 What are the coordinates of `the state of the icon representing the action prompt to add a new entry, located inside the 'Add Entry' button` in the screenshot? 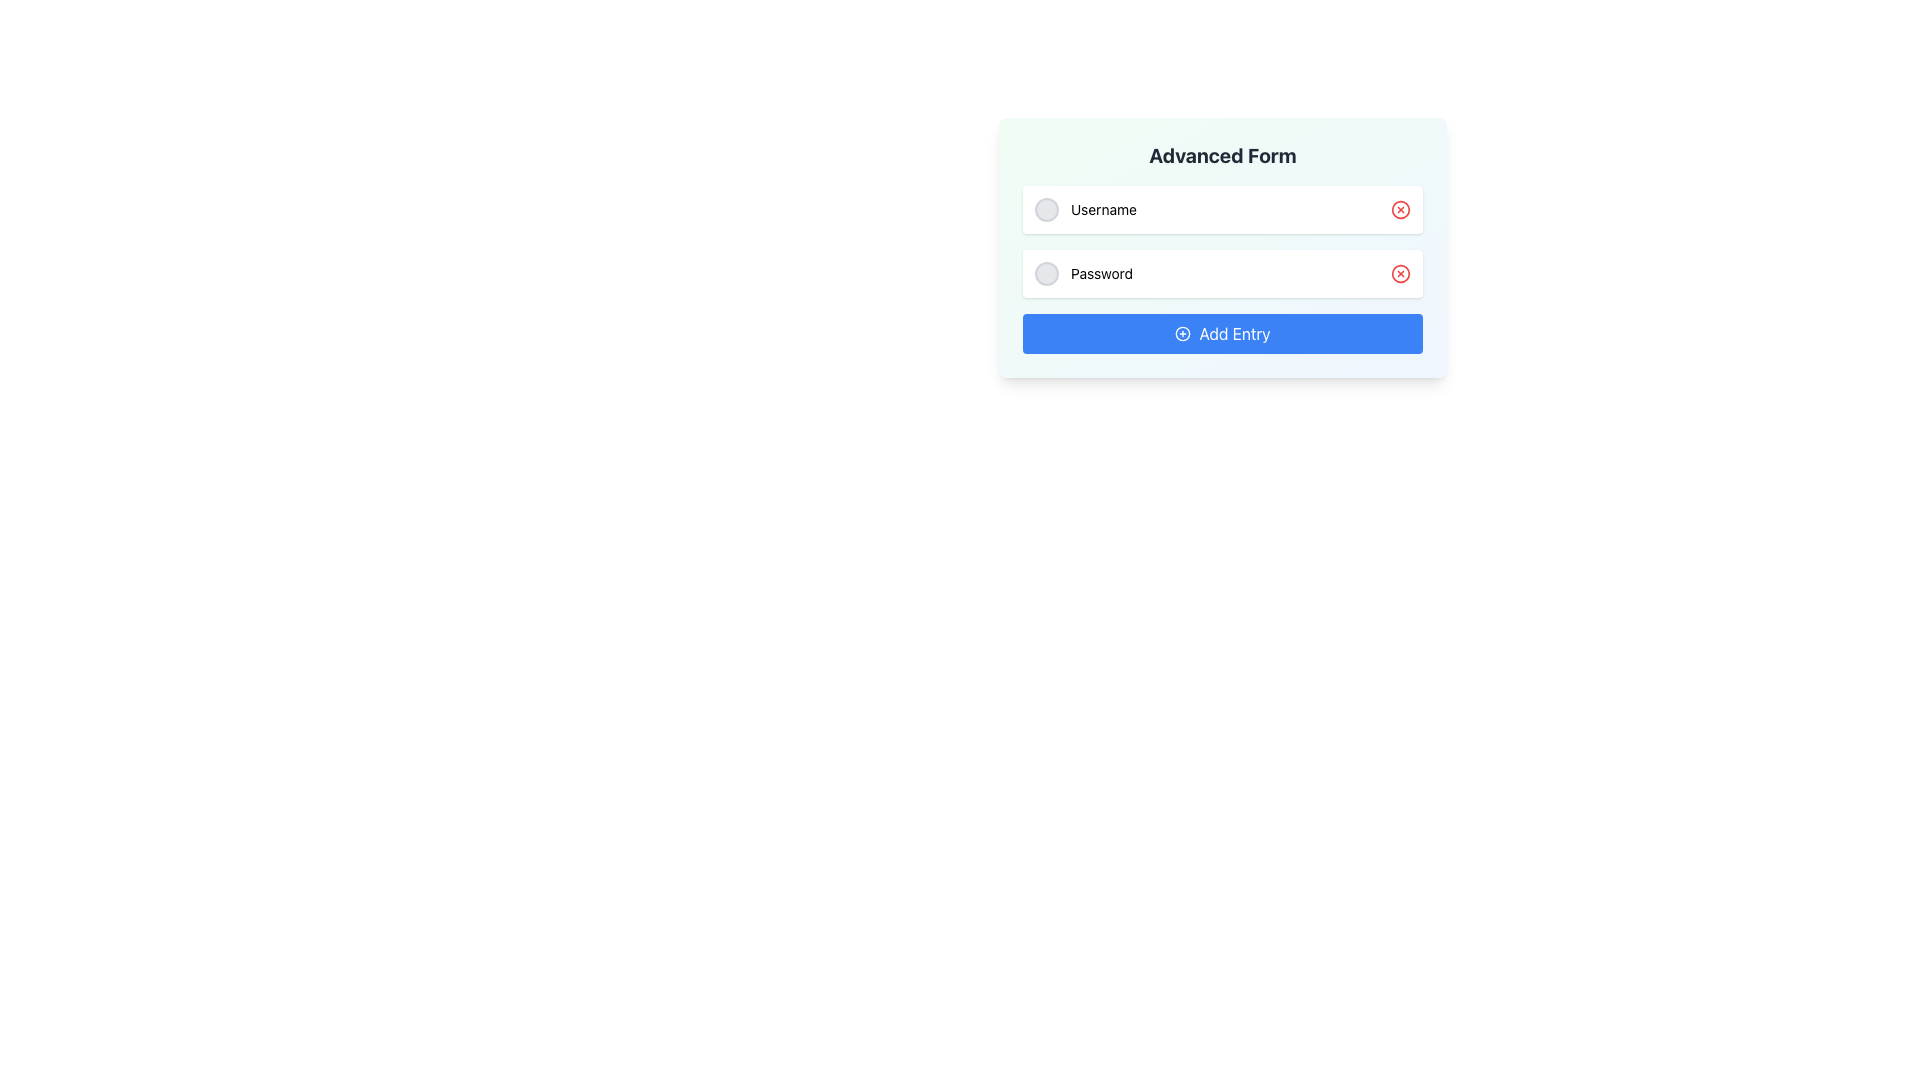 It's located at (1183, 333).